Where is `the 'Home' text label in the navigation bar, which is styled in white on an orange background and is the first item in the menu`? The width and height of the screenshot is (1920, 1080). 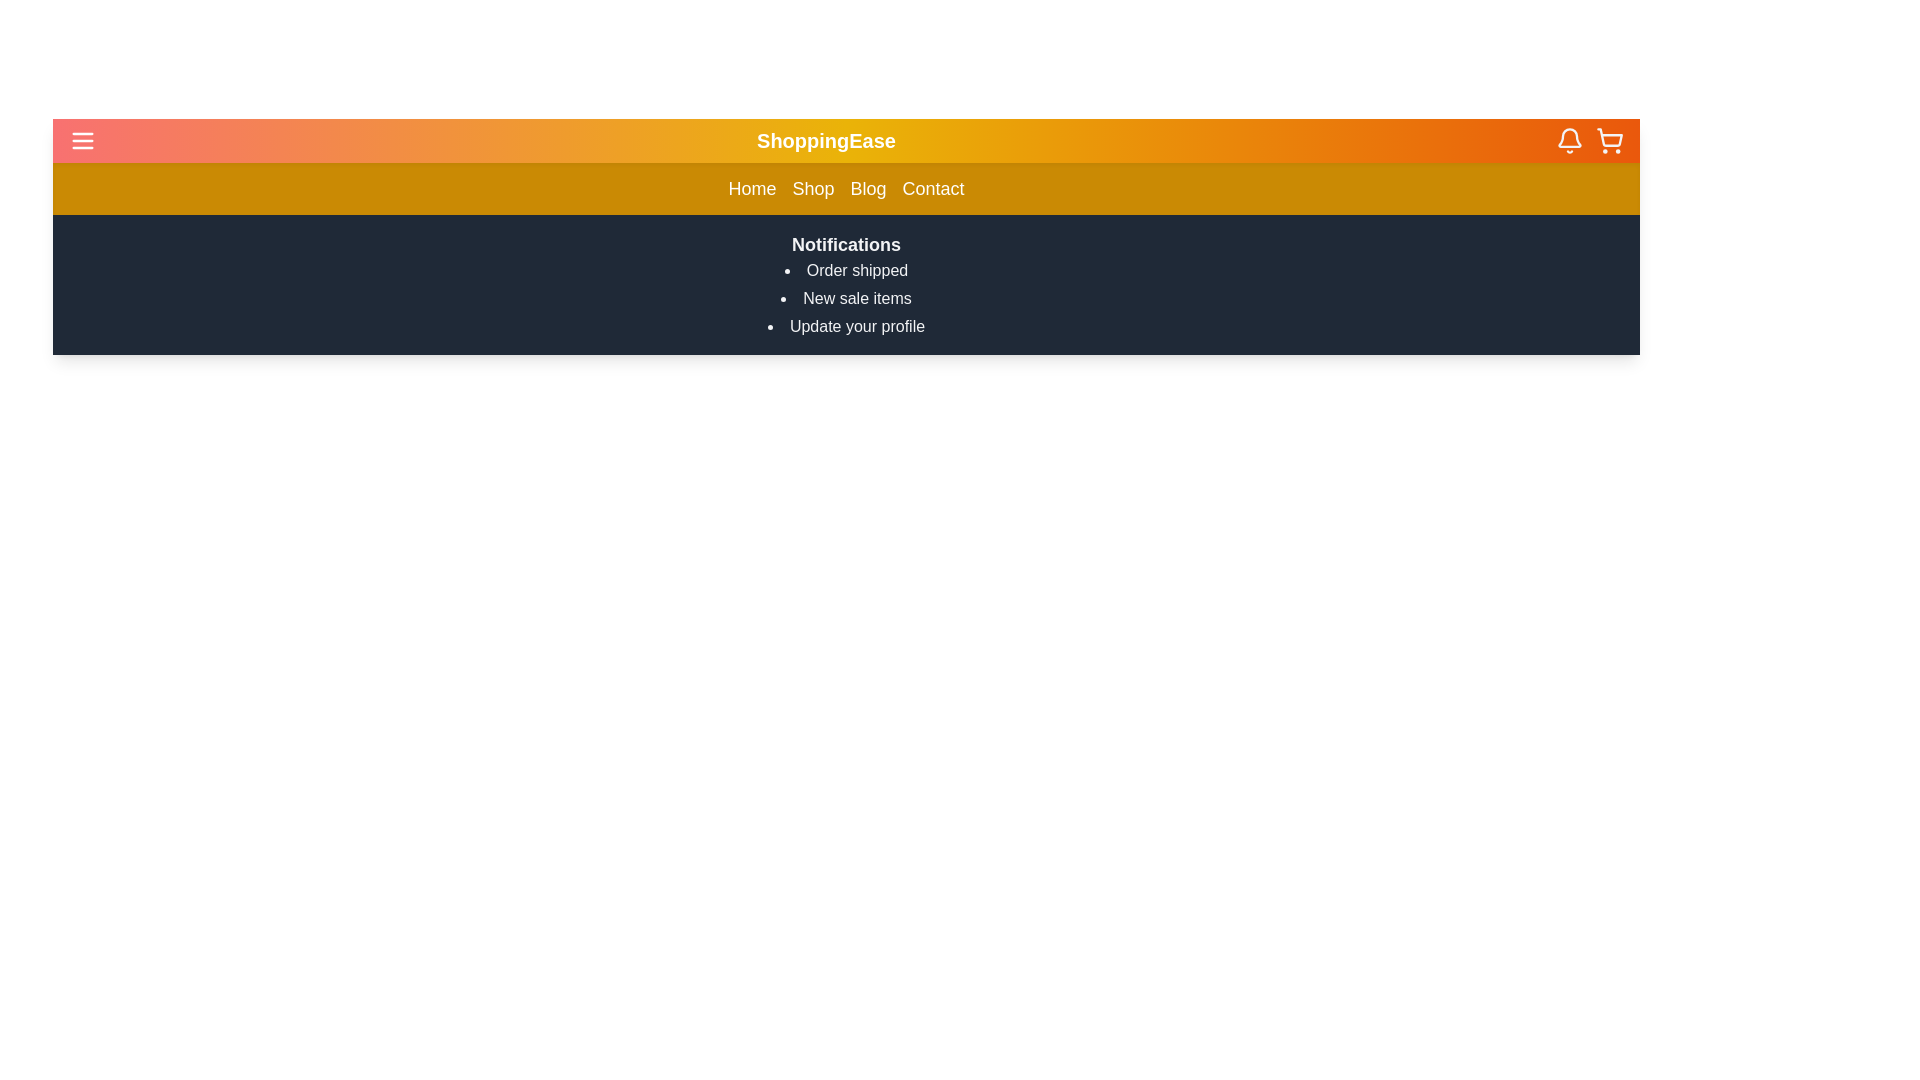 the 'Home' text label in the navigation bar, which is styled in white on an orange background and is the first item in the menu is located at coordinates (751, 189).